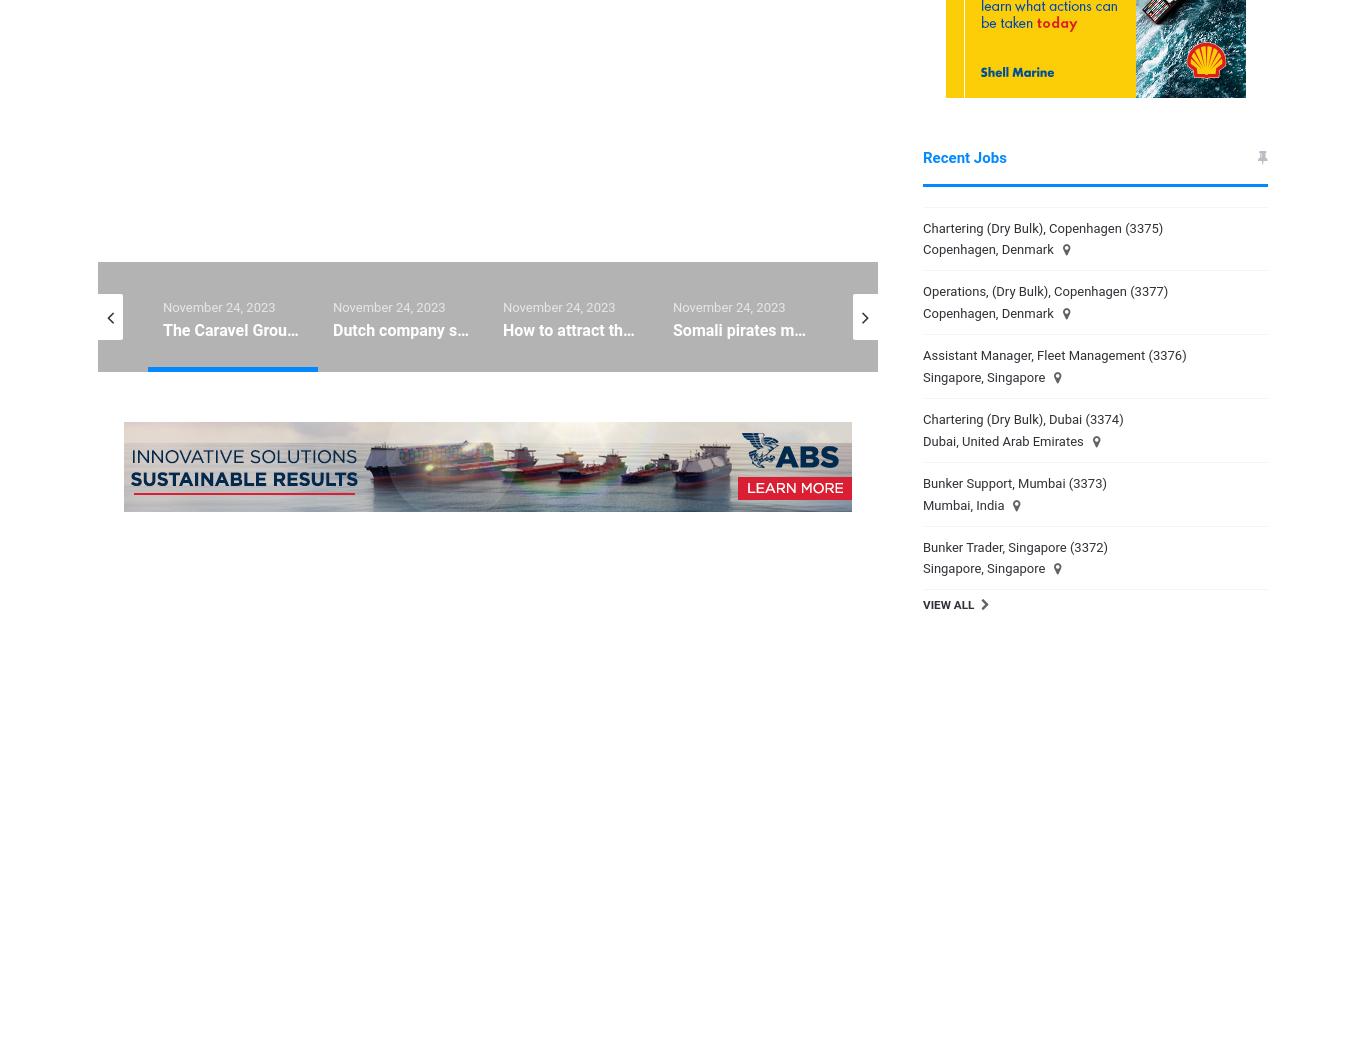 This screenshot has width=1366, height=1062. I want to click on 'Bunker Trader, Singapore (3372)', so click(923, 546).